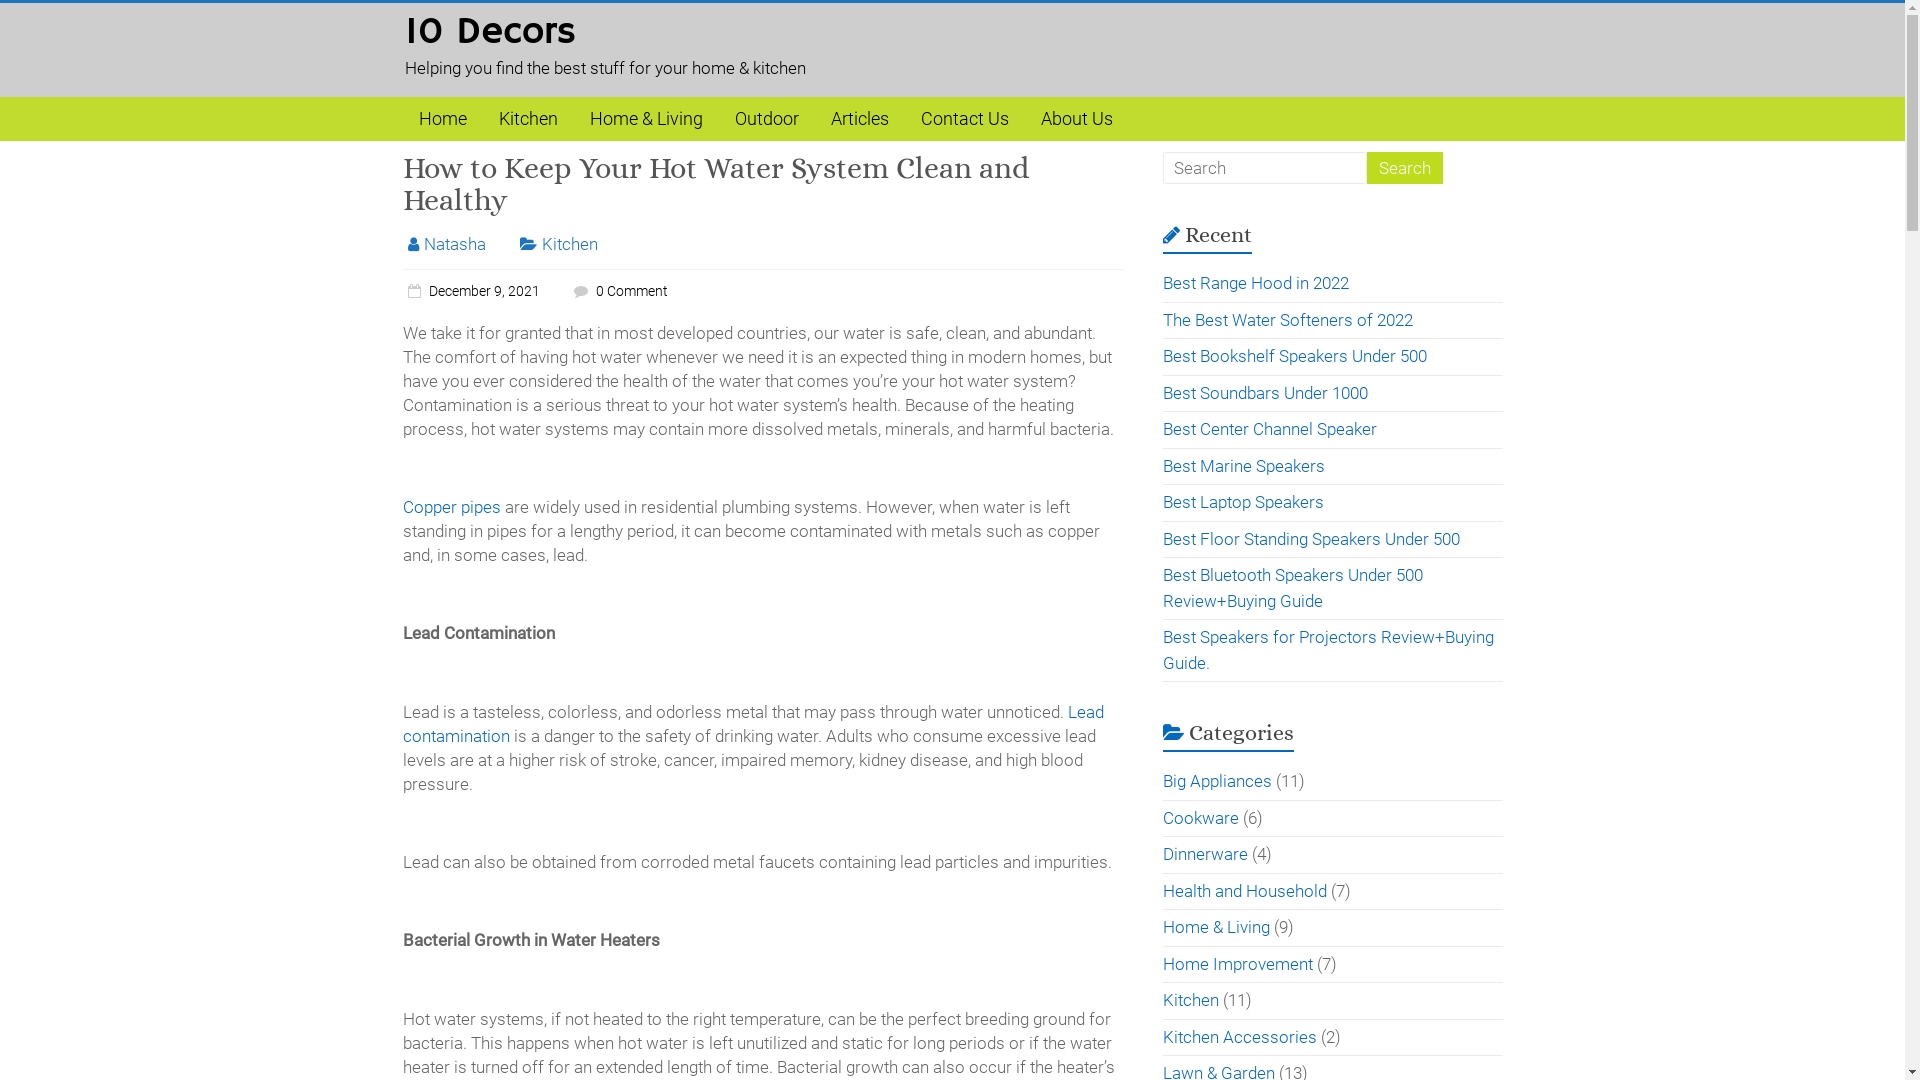 The width and height of the screenshot is (1920, 1080). Describe the element at coordinates (450, 505) in the screenshot. I see `'Copper pipes'` at that location.